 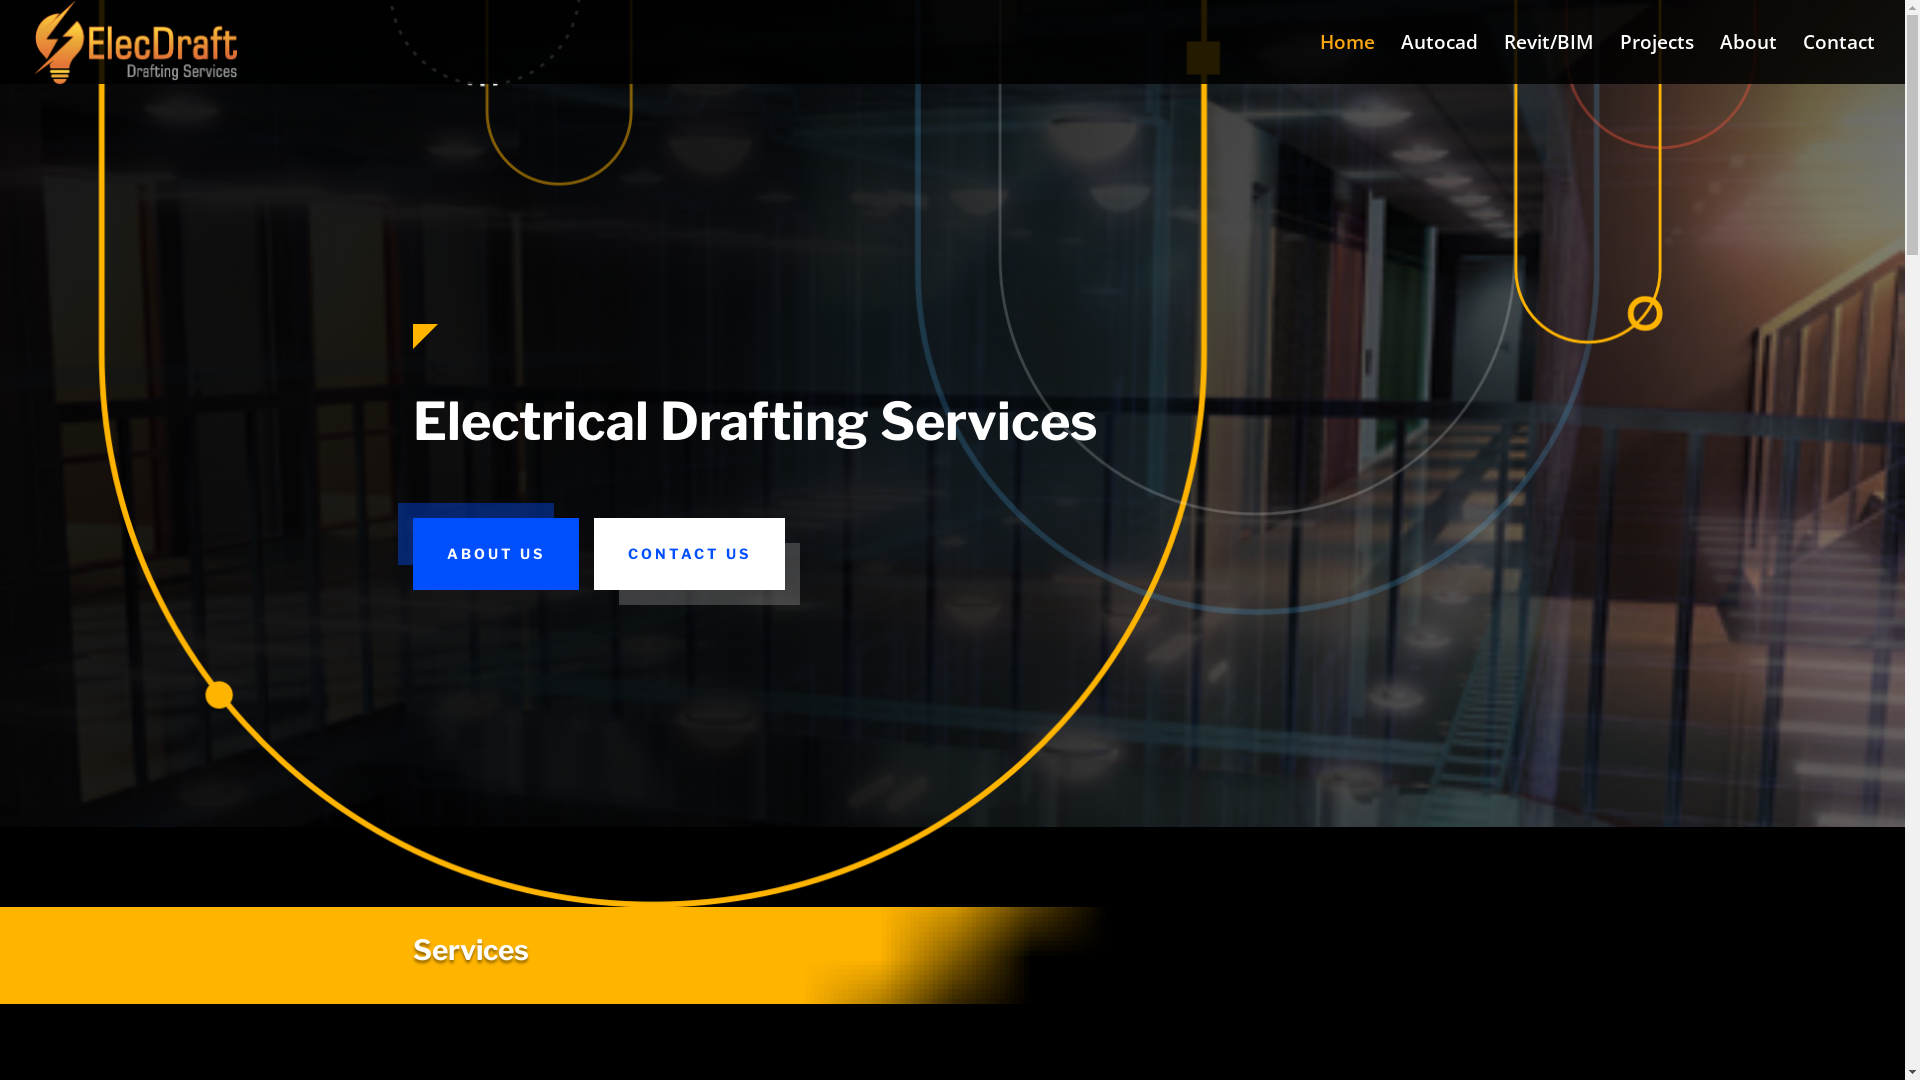 What do you see at coordinates (1838, 58) in the screenshot?
I see `'Contact'` at bounding box center [1838, 58].